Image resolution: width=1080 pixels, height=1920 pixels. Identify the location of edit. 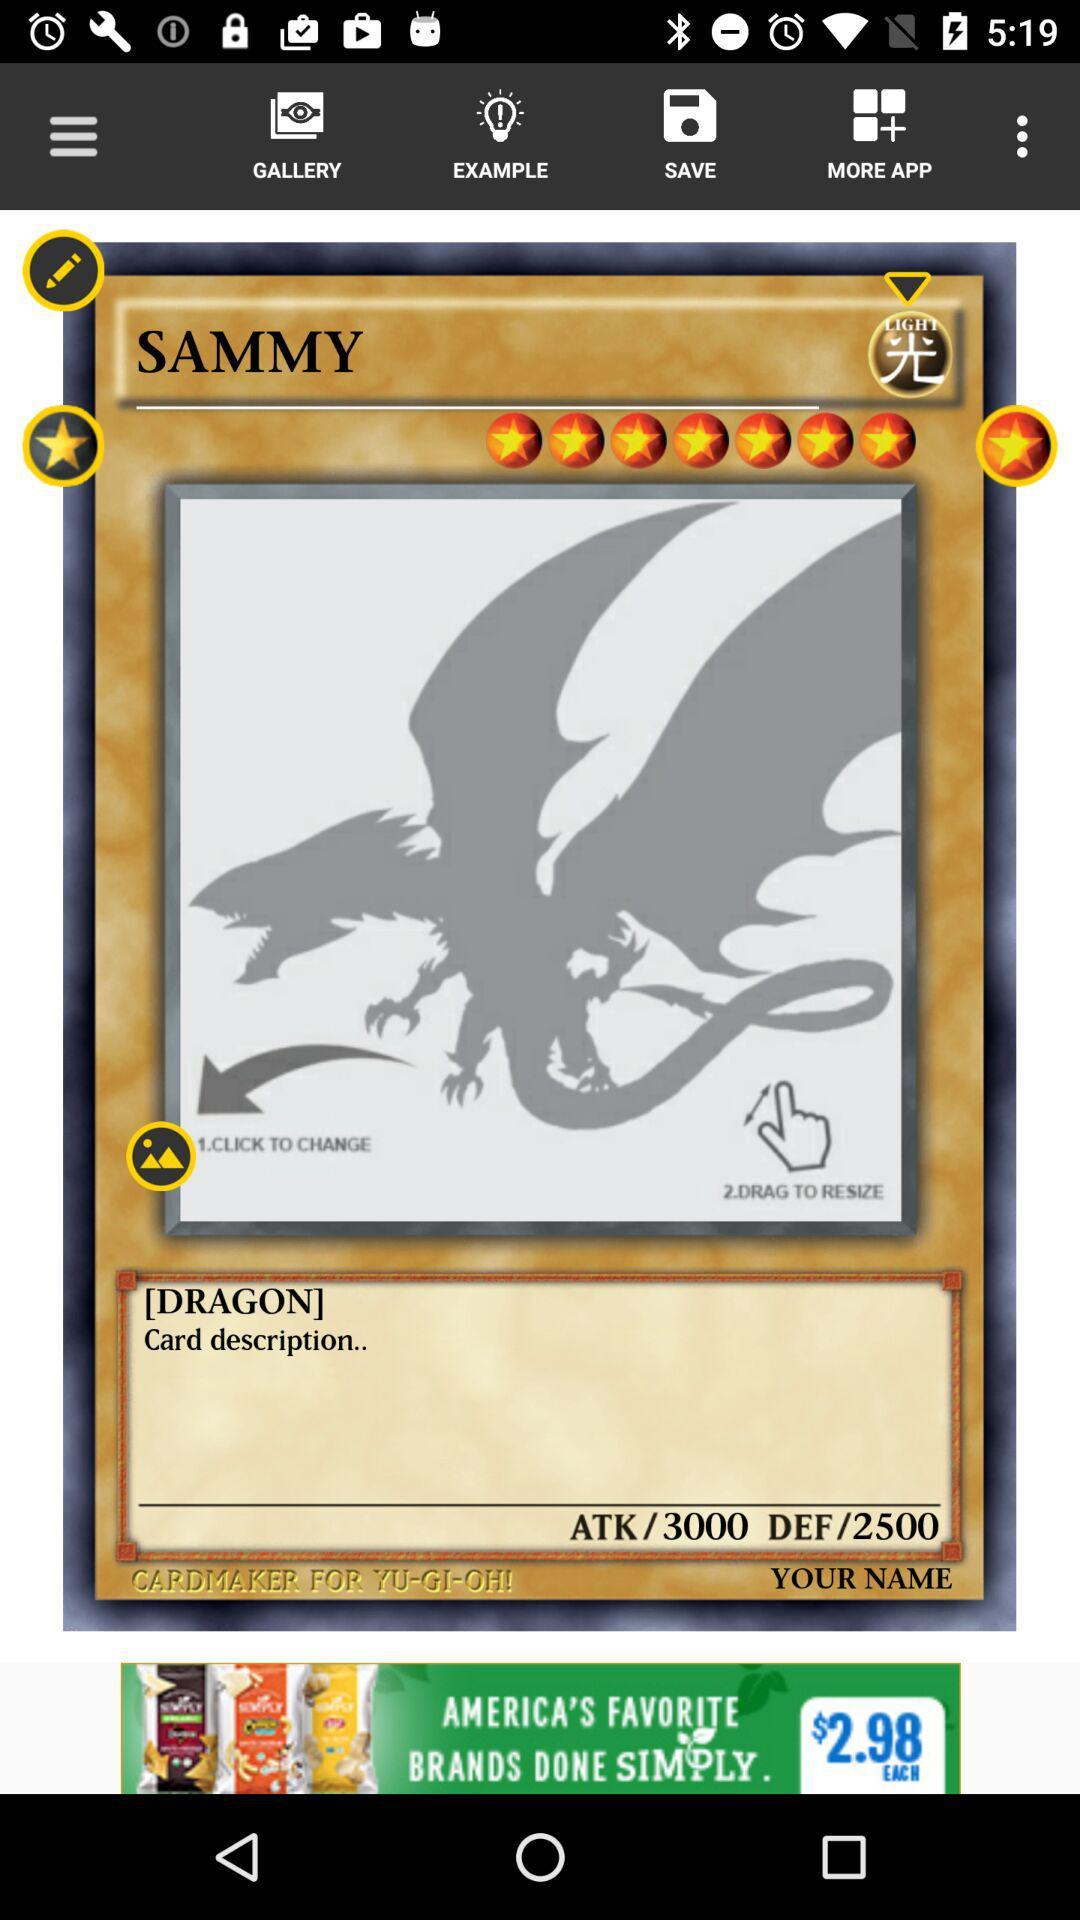
(62, 269).